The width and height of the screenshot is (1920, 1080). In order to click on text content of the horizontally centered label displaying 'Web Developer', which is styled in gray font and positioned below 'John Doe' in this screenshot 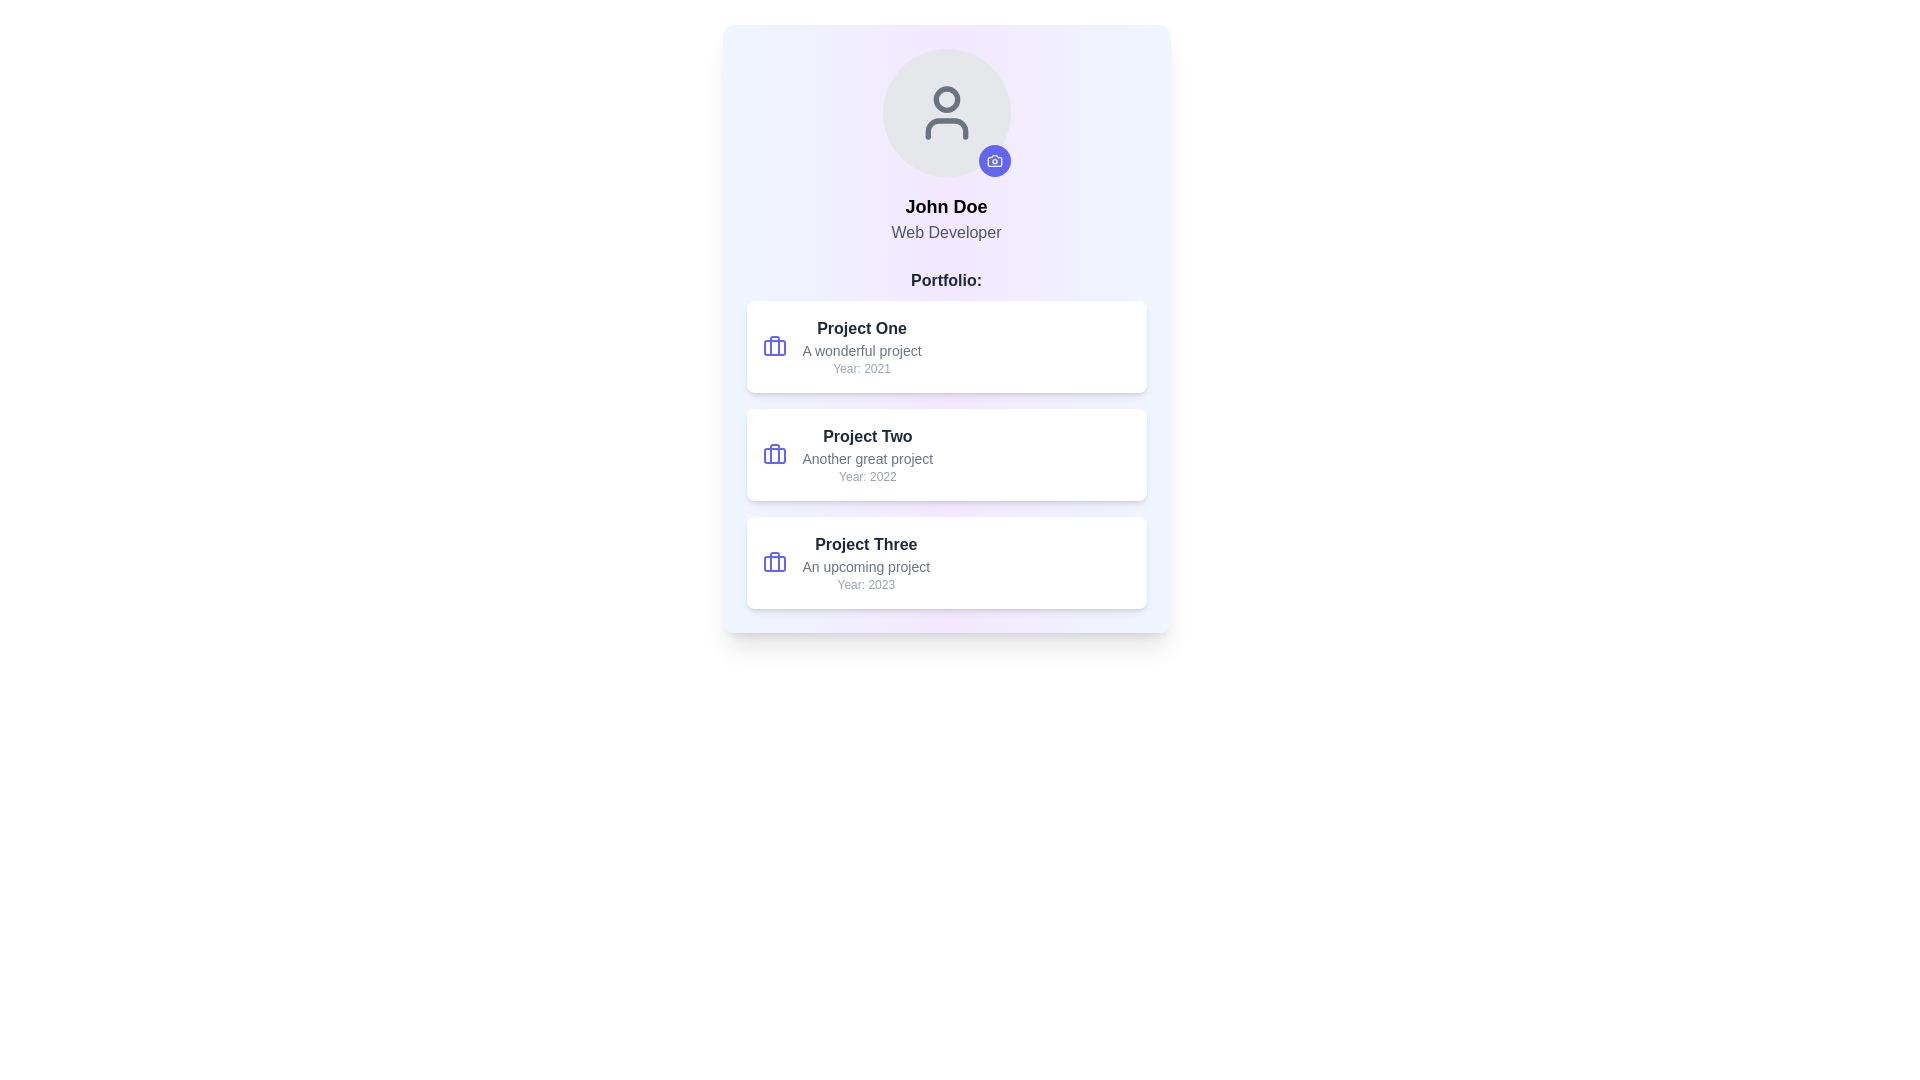, I will do `click(945, 231)`.